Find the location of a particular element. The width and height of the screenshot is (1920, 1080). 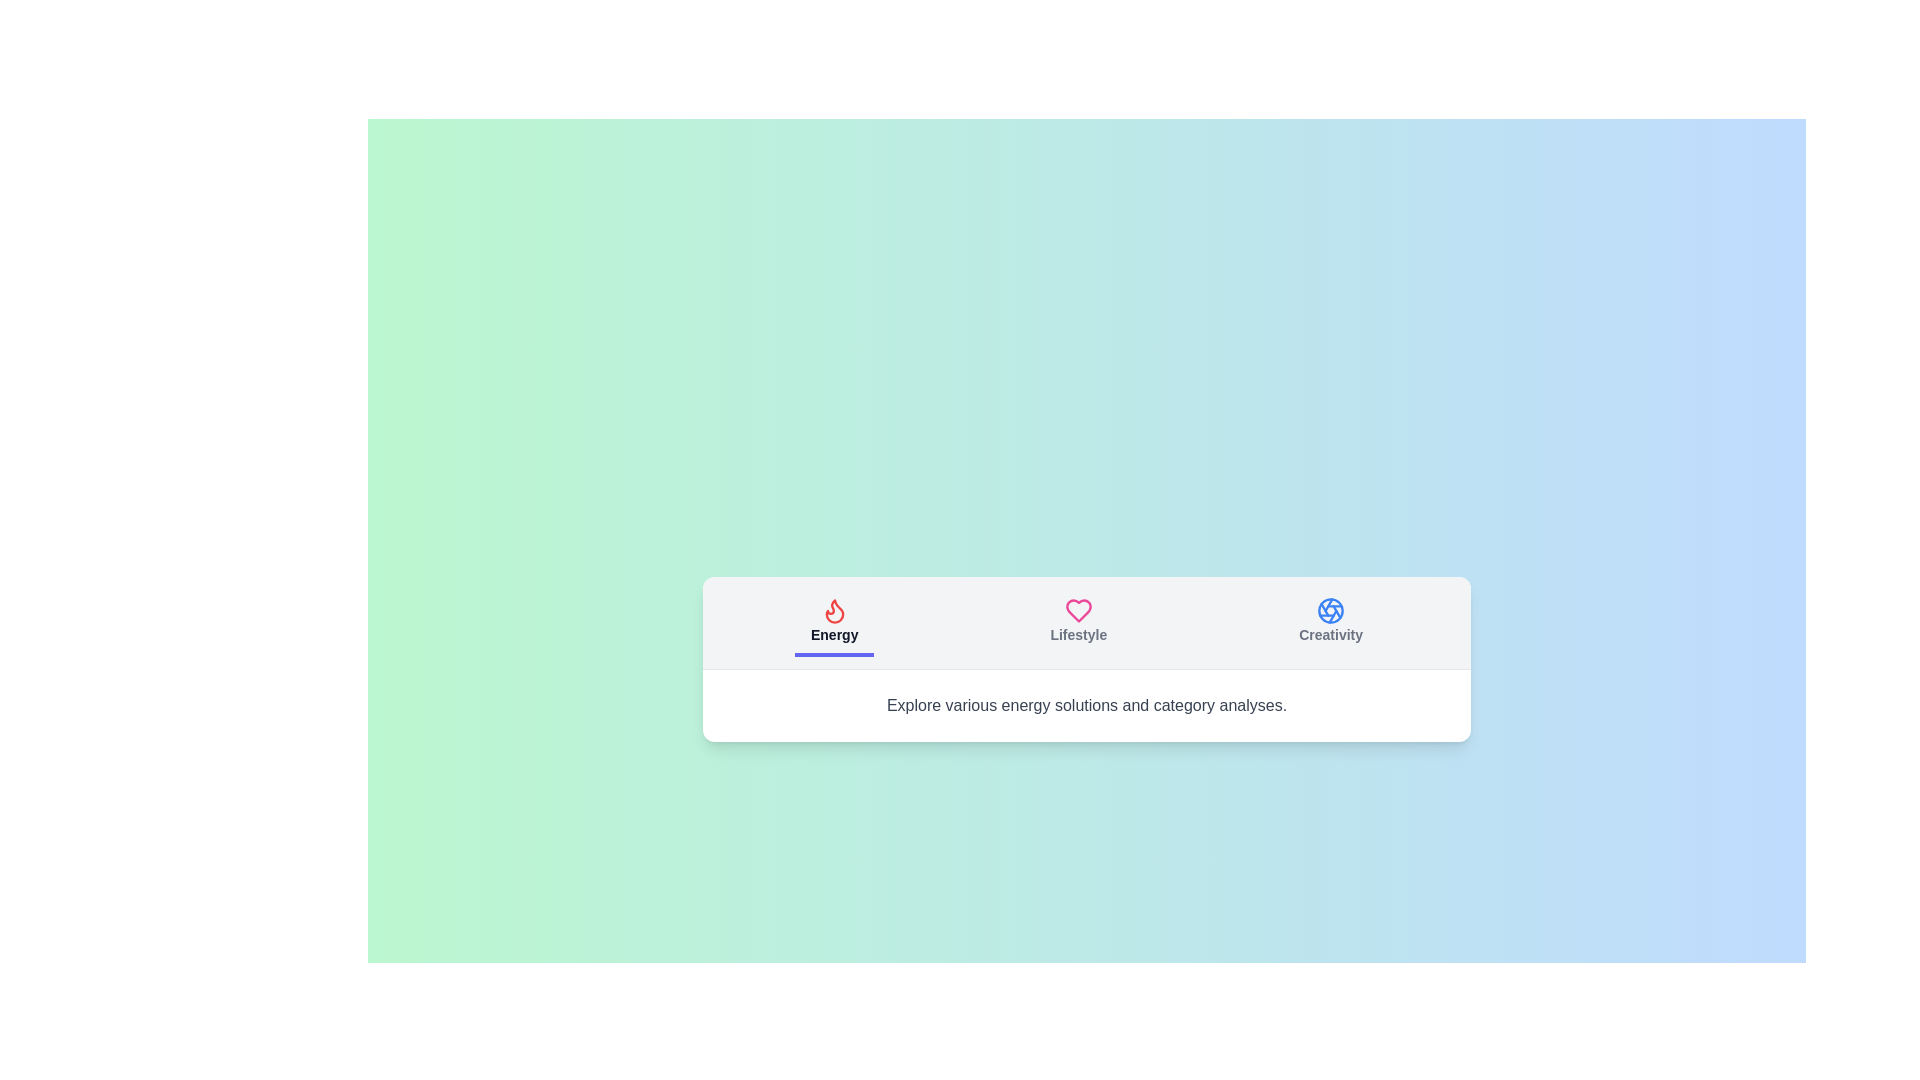

the tab labeled Creativity is located at coordinates (1331, 621).